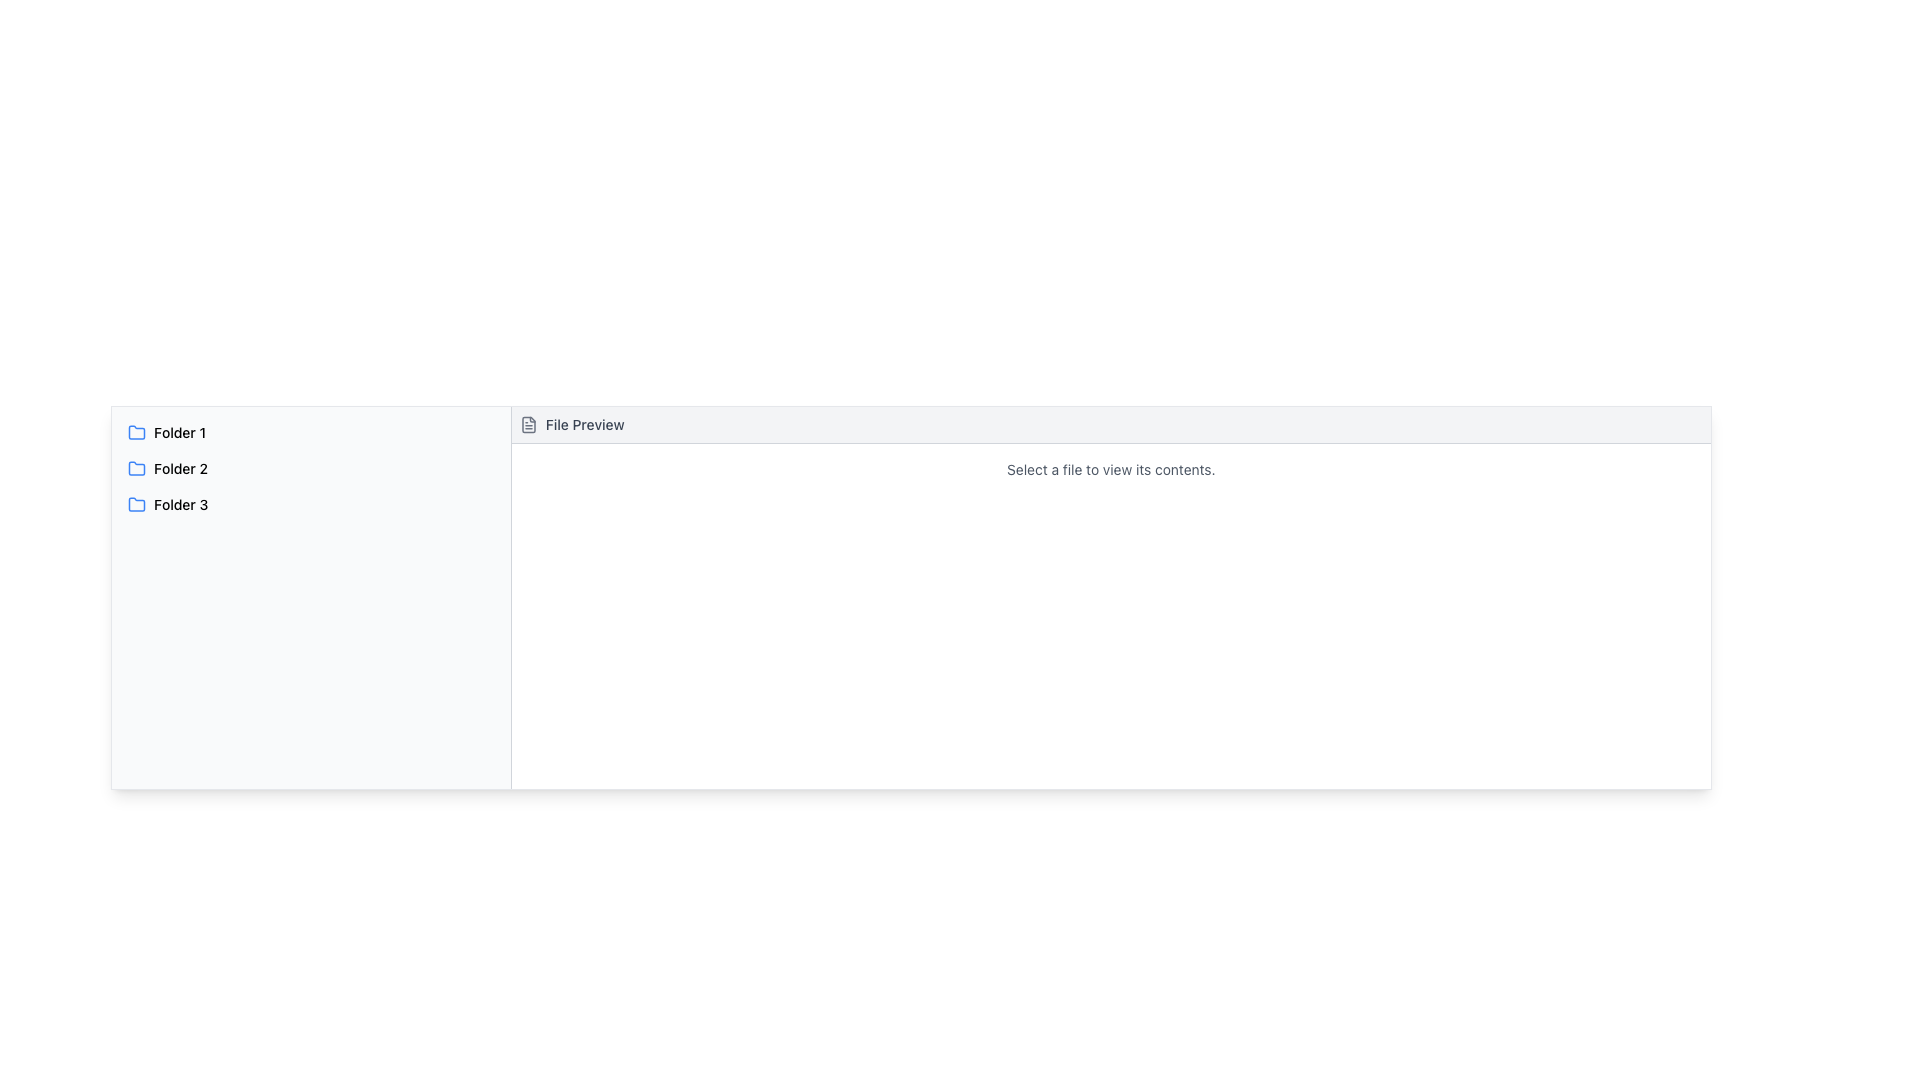  What do you see at coordinates (181, 504) in the screenshot?
I see `the text label 'Folder 3'` at bounding box center [181, 504].